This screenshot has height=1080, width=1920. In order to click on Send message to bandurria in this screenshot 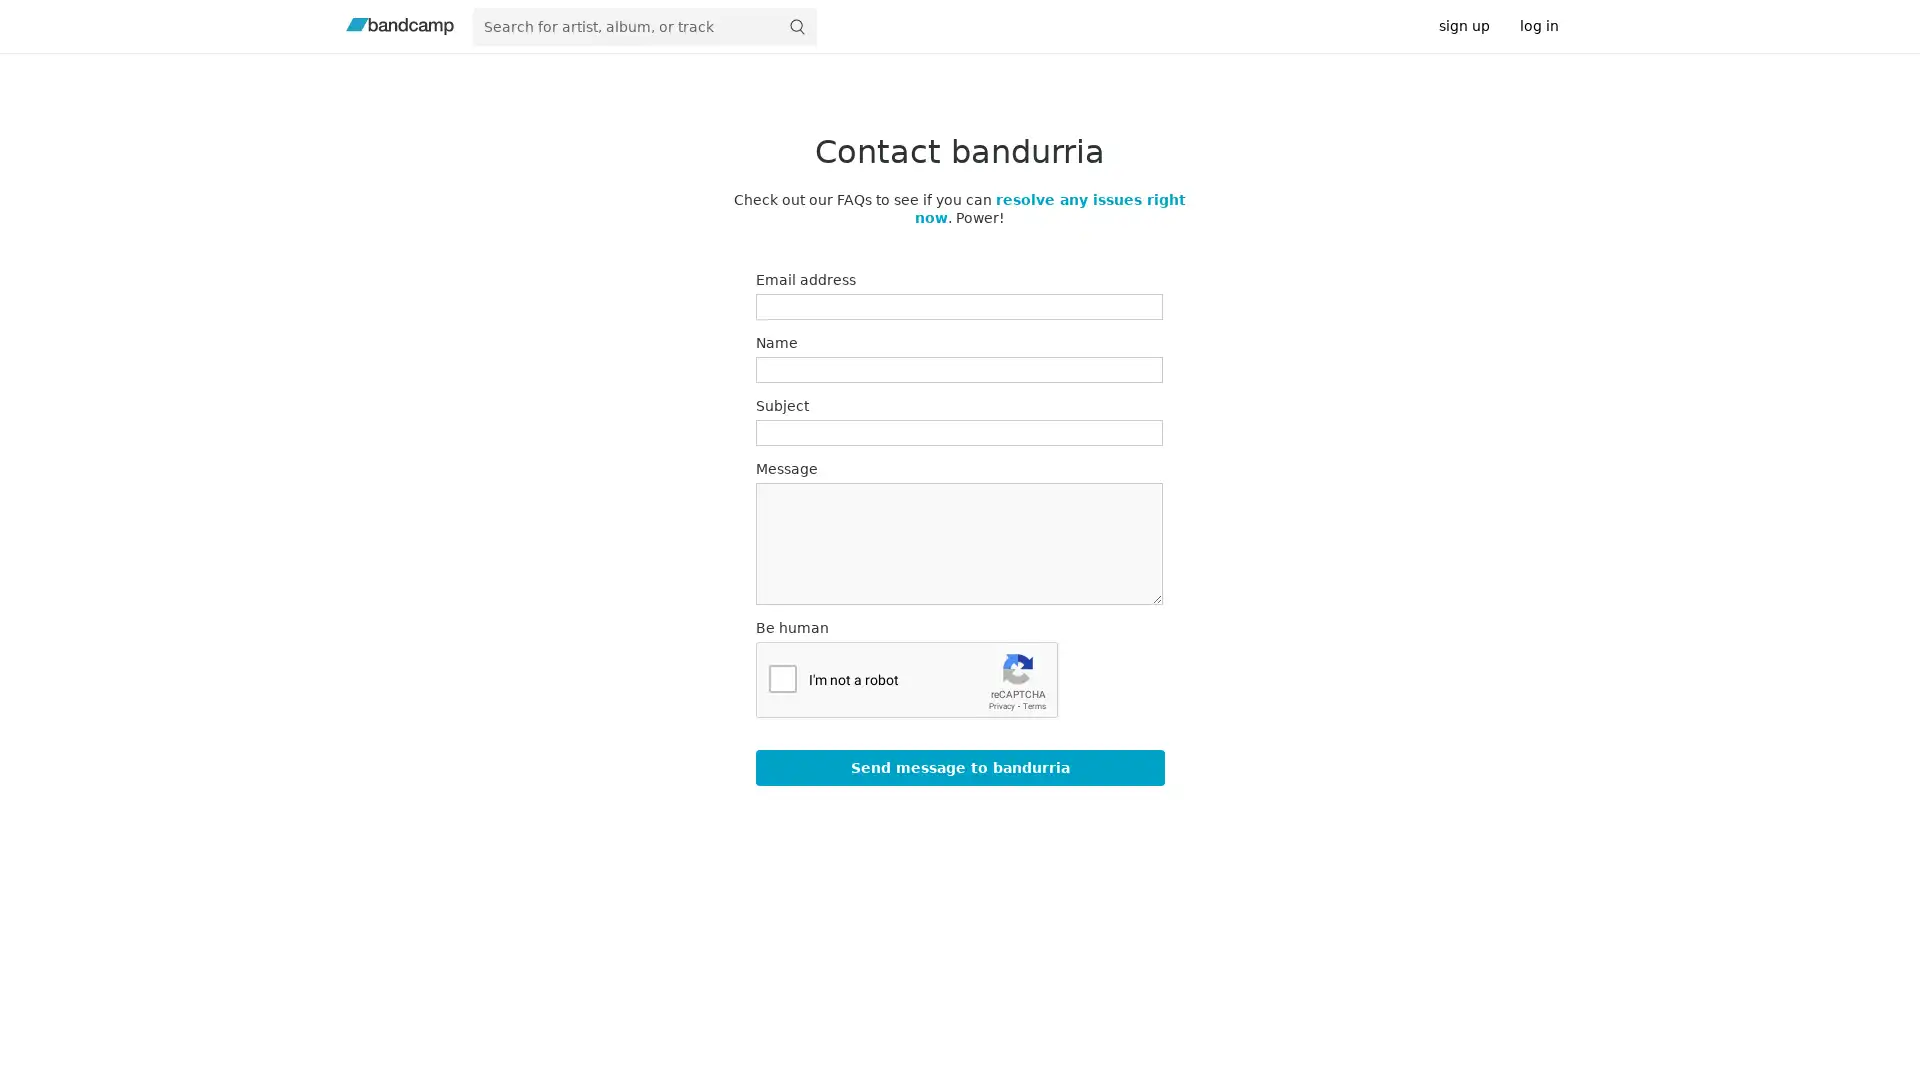, I will do `click(958, 766)`.